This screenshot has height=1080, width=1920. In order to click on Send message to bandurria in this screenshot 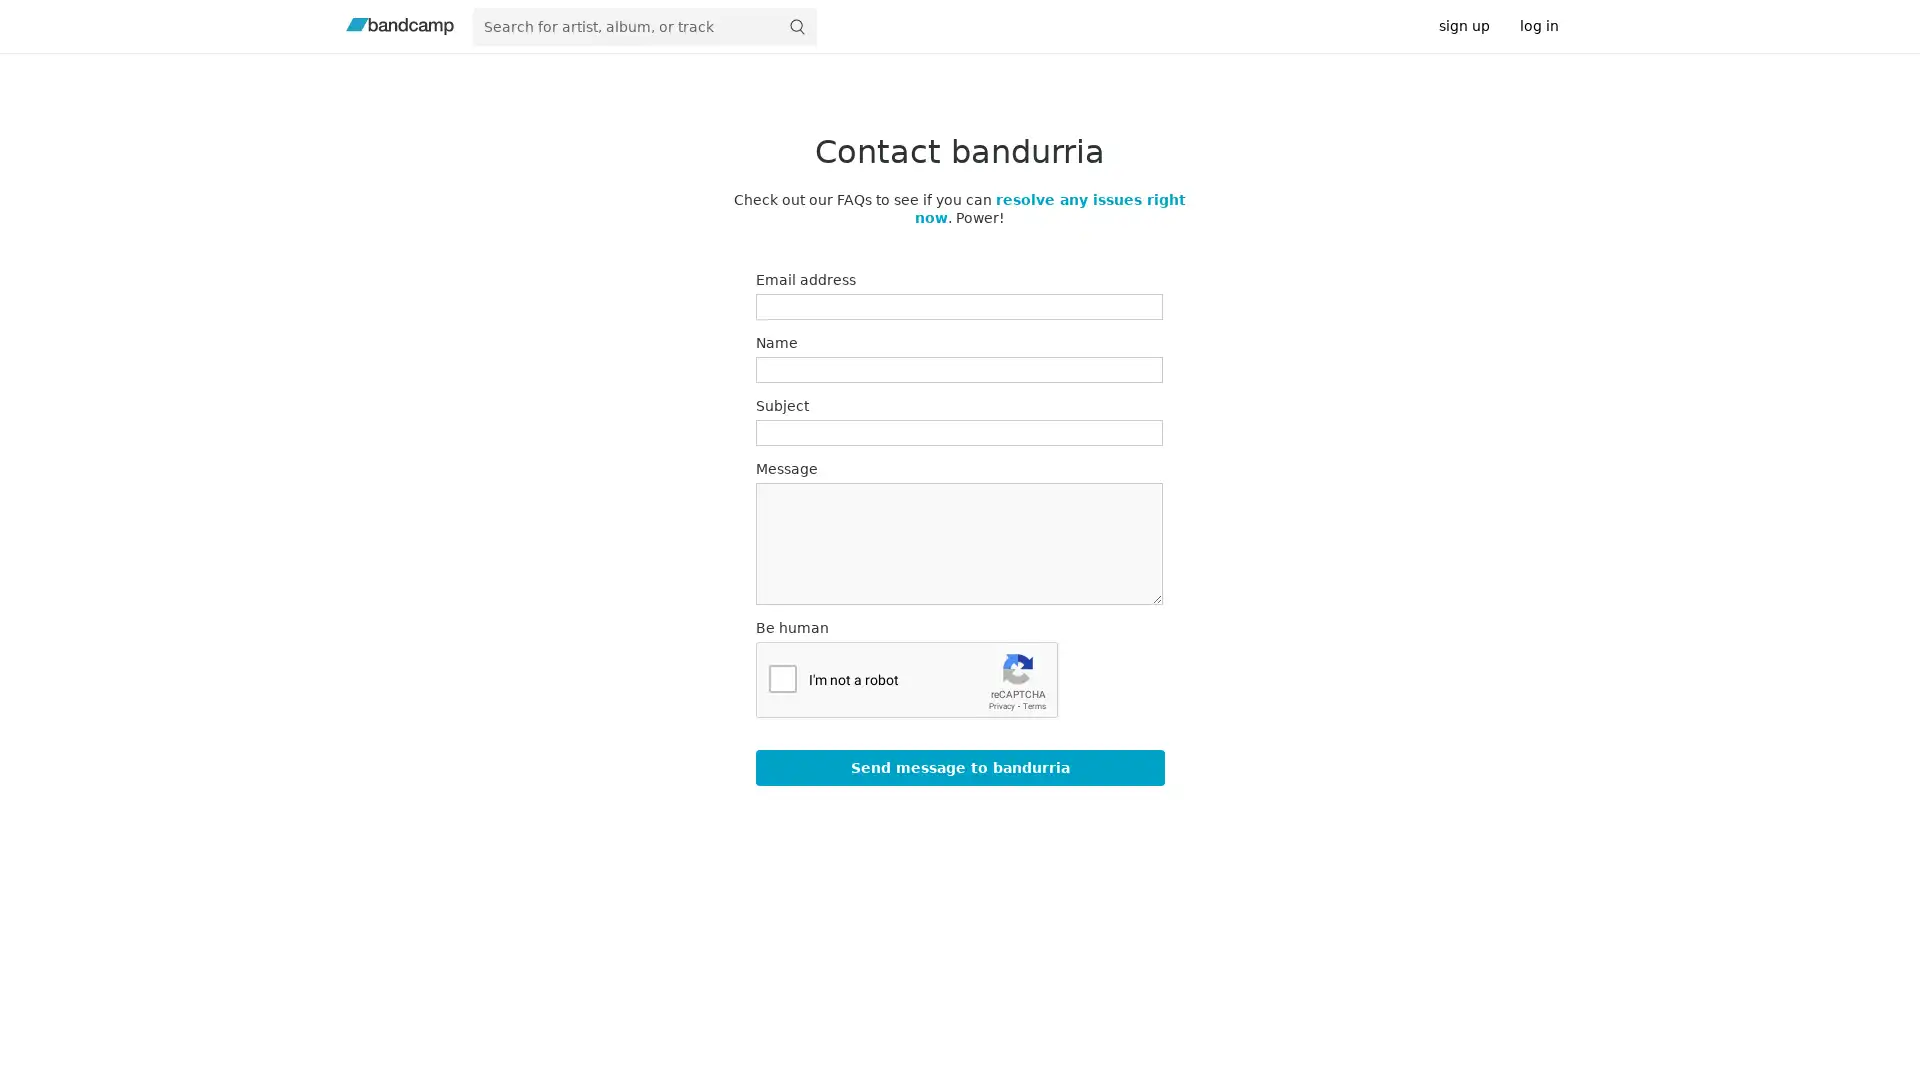, I will do `click(958, 766)`.